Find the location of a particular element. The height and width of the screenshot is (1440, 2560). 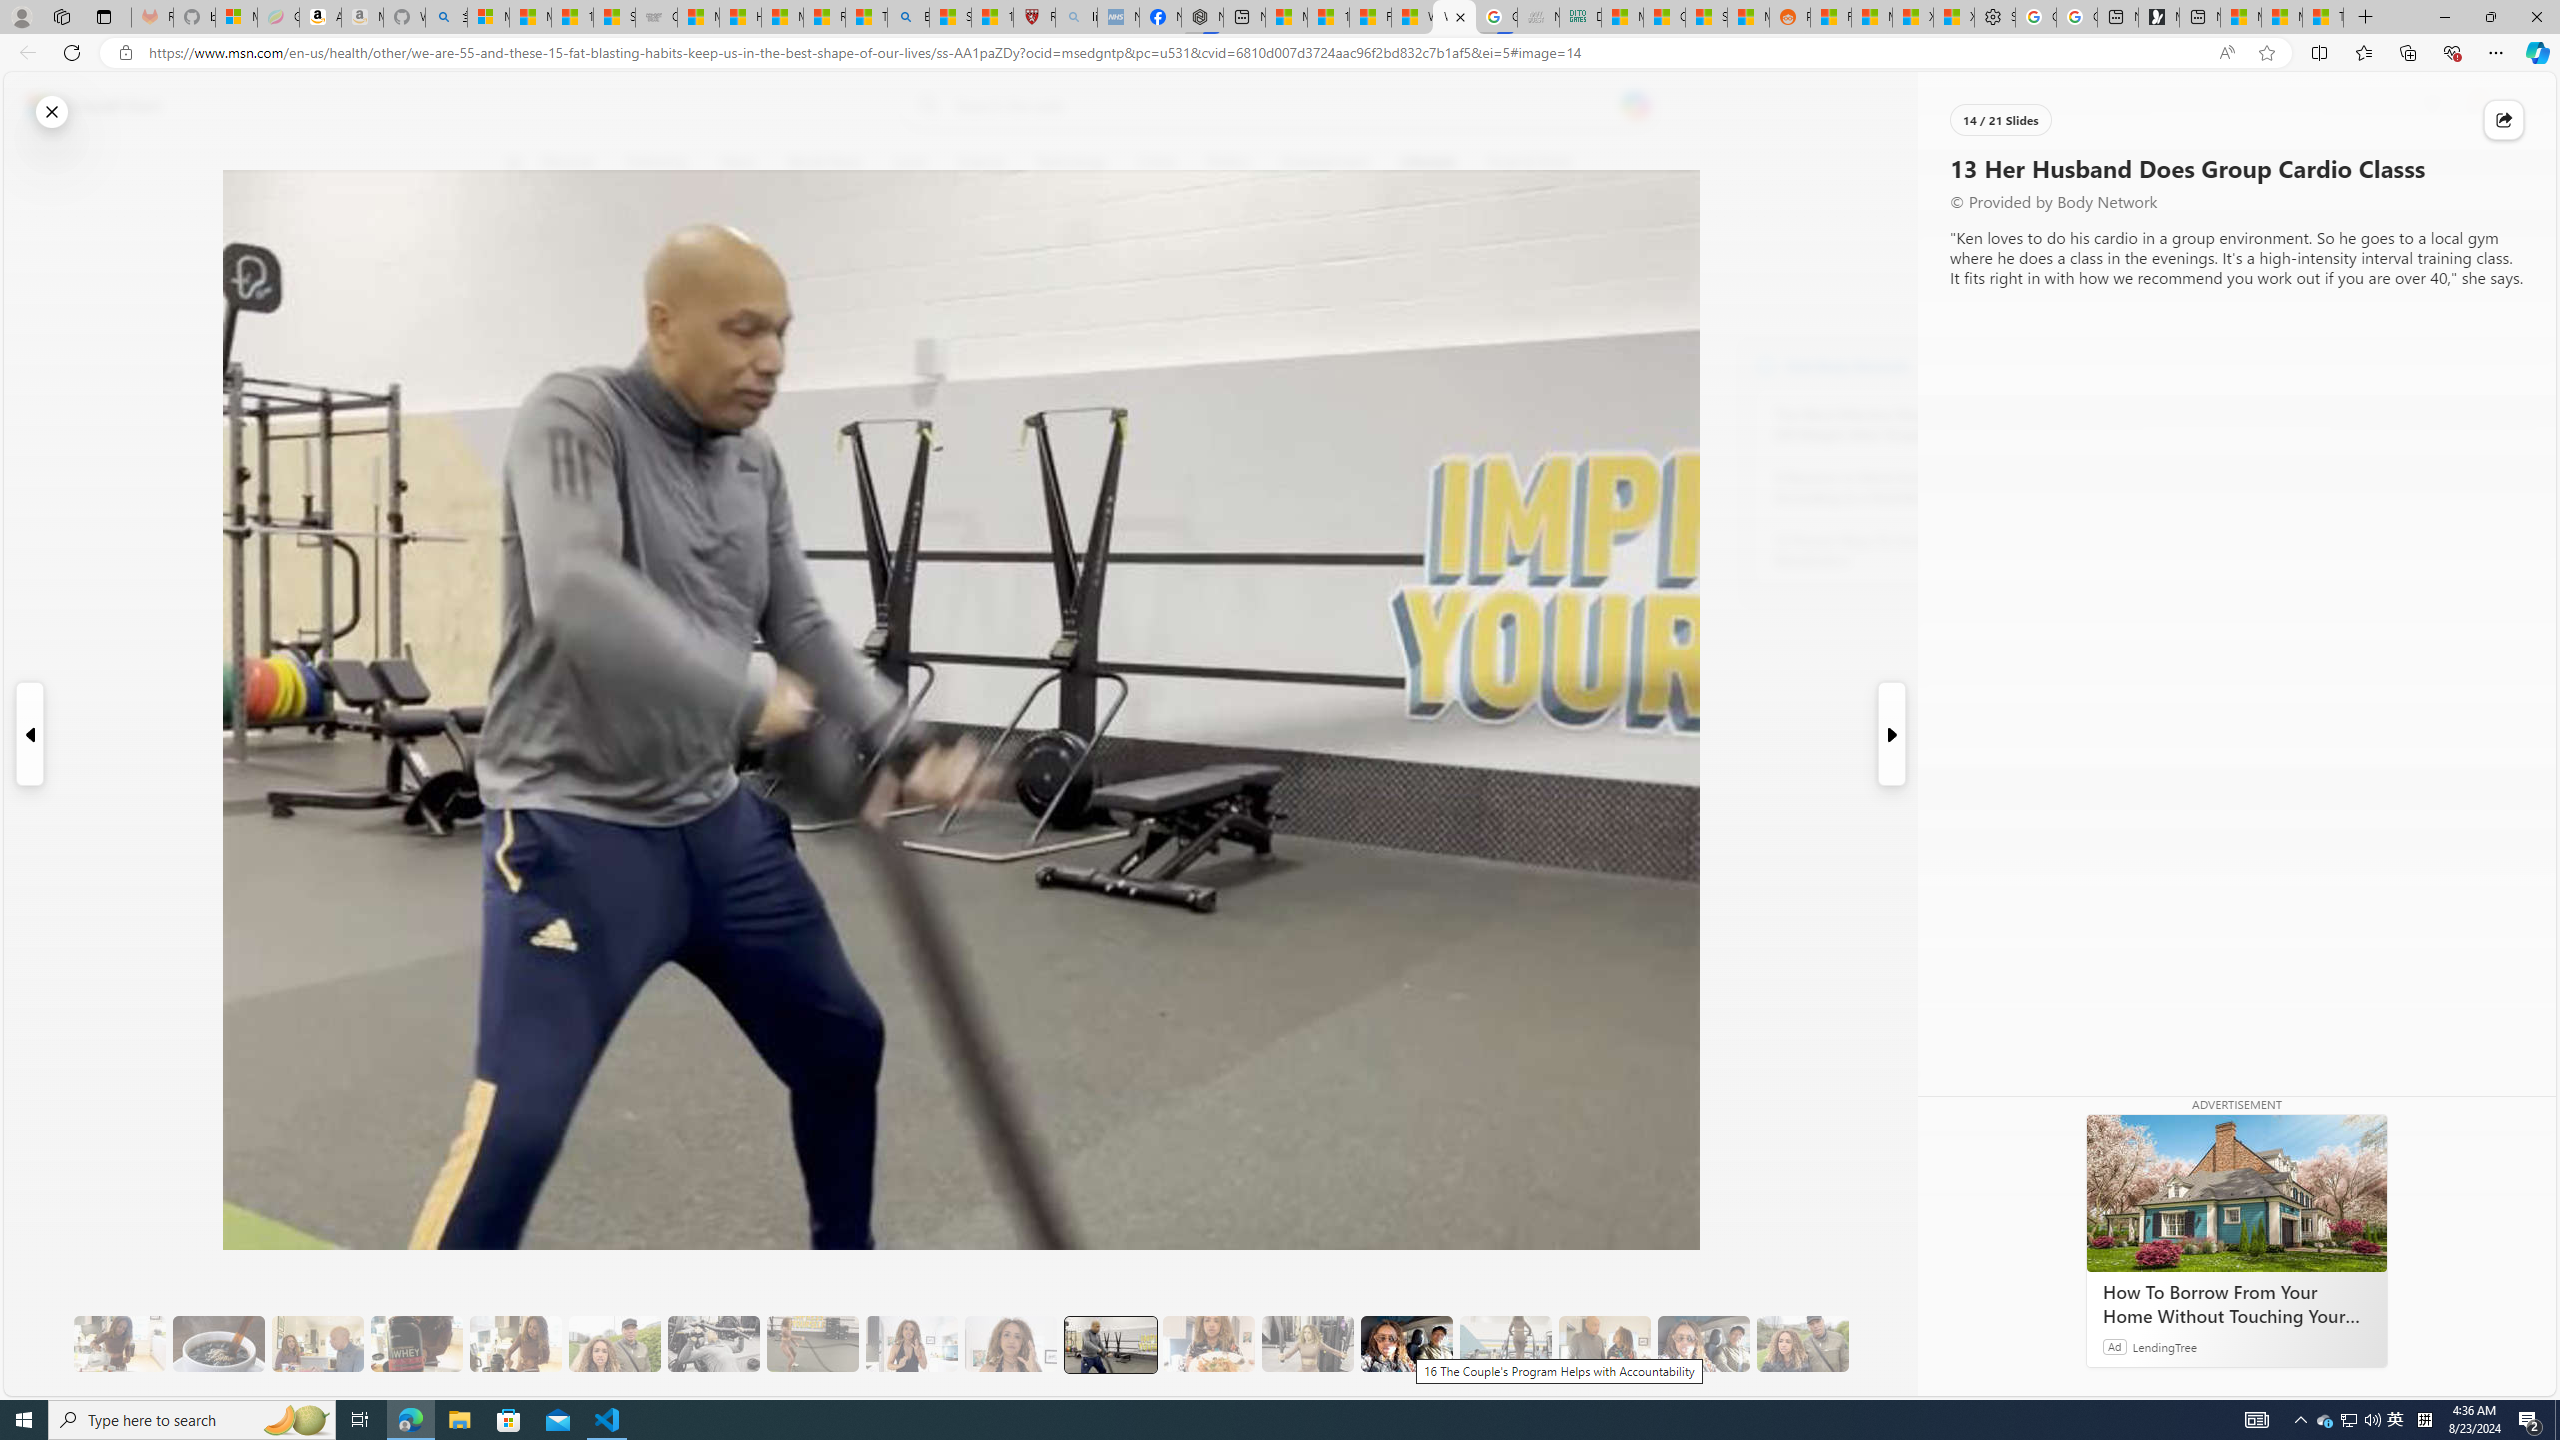

'Combat Siege' is located at coordinates (656, 16).